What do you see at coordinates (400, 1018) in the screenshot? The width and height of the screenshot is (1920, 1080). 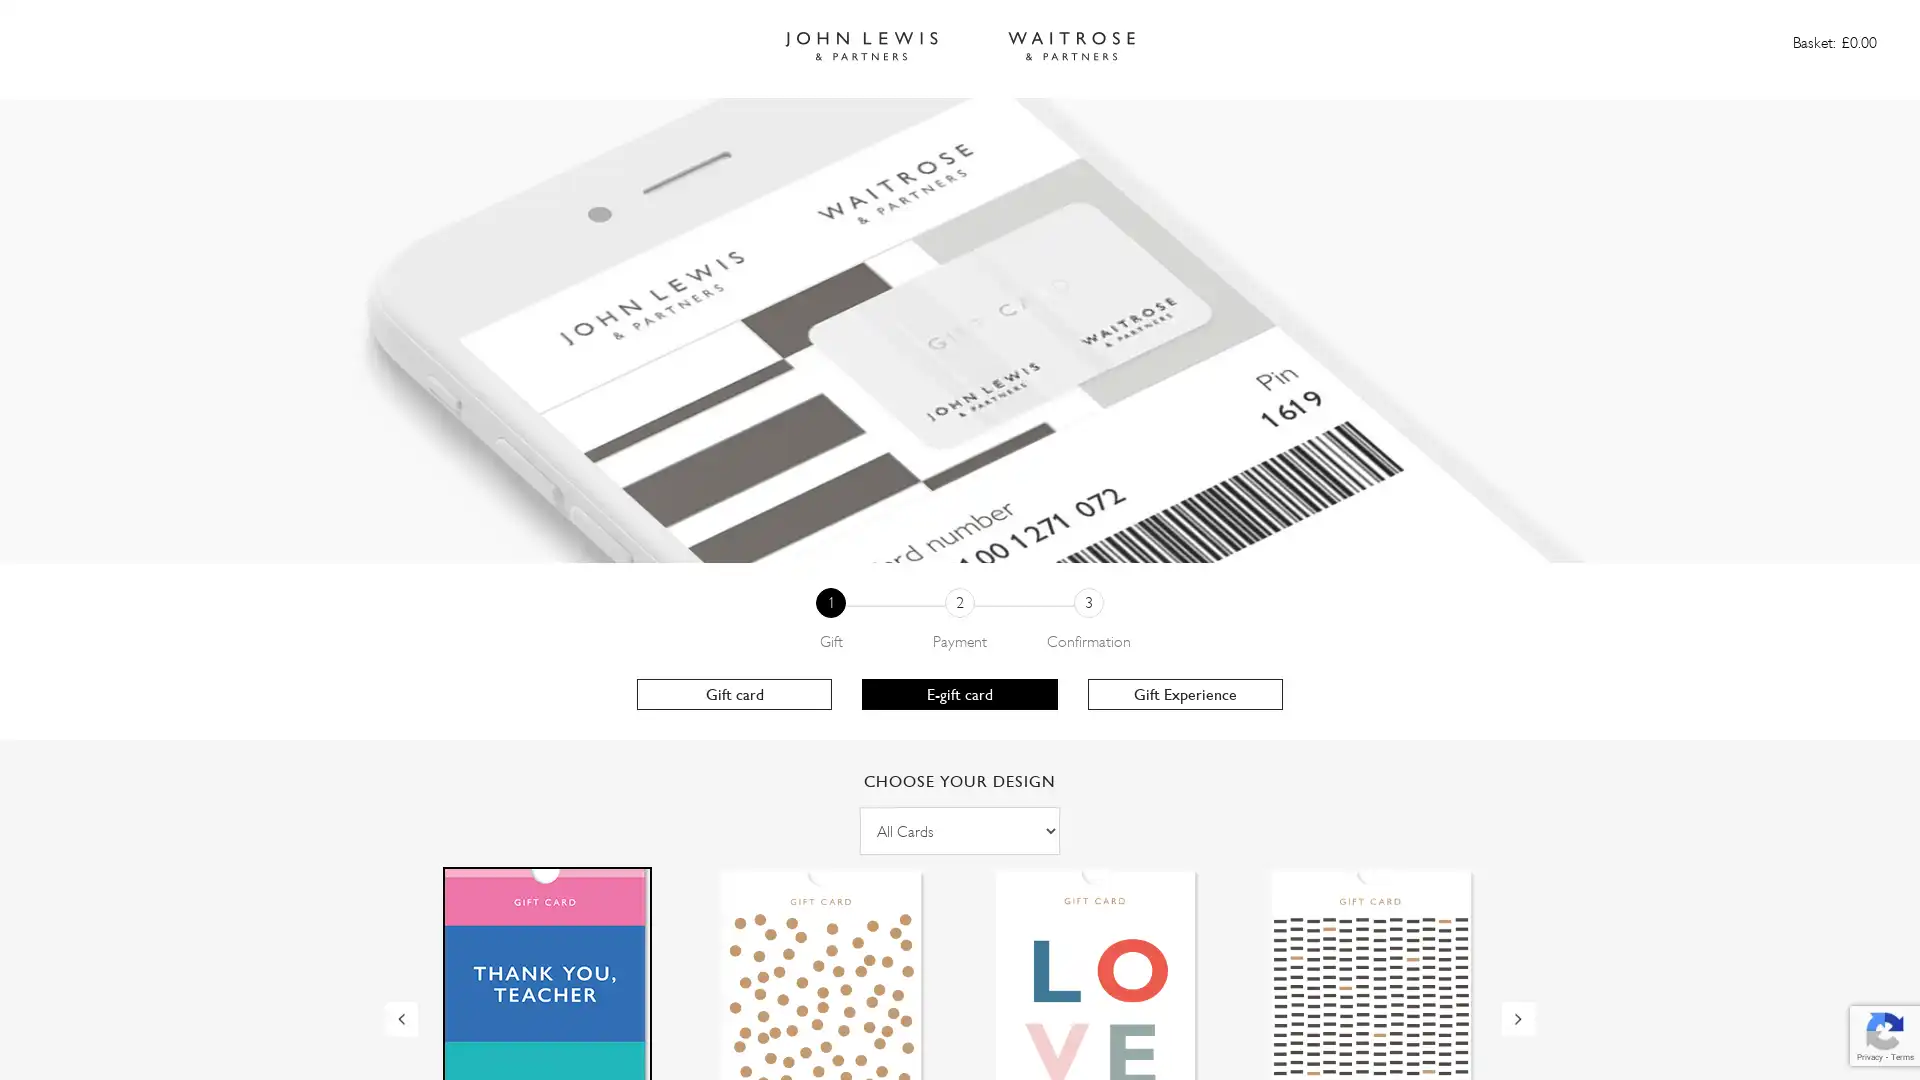 I see `Previous` at bounding box center [400, 1018].